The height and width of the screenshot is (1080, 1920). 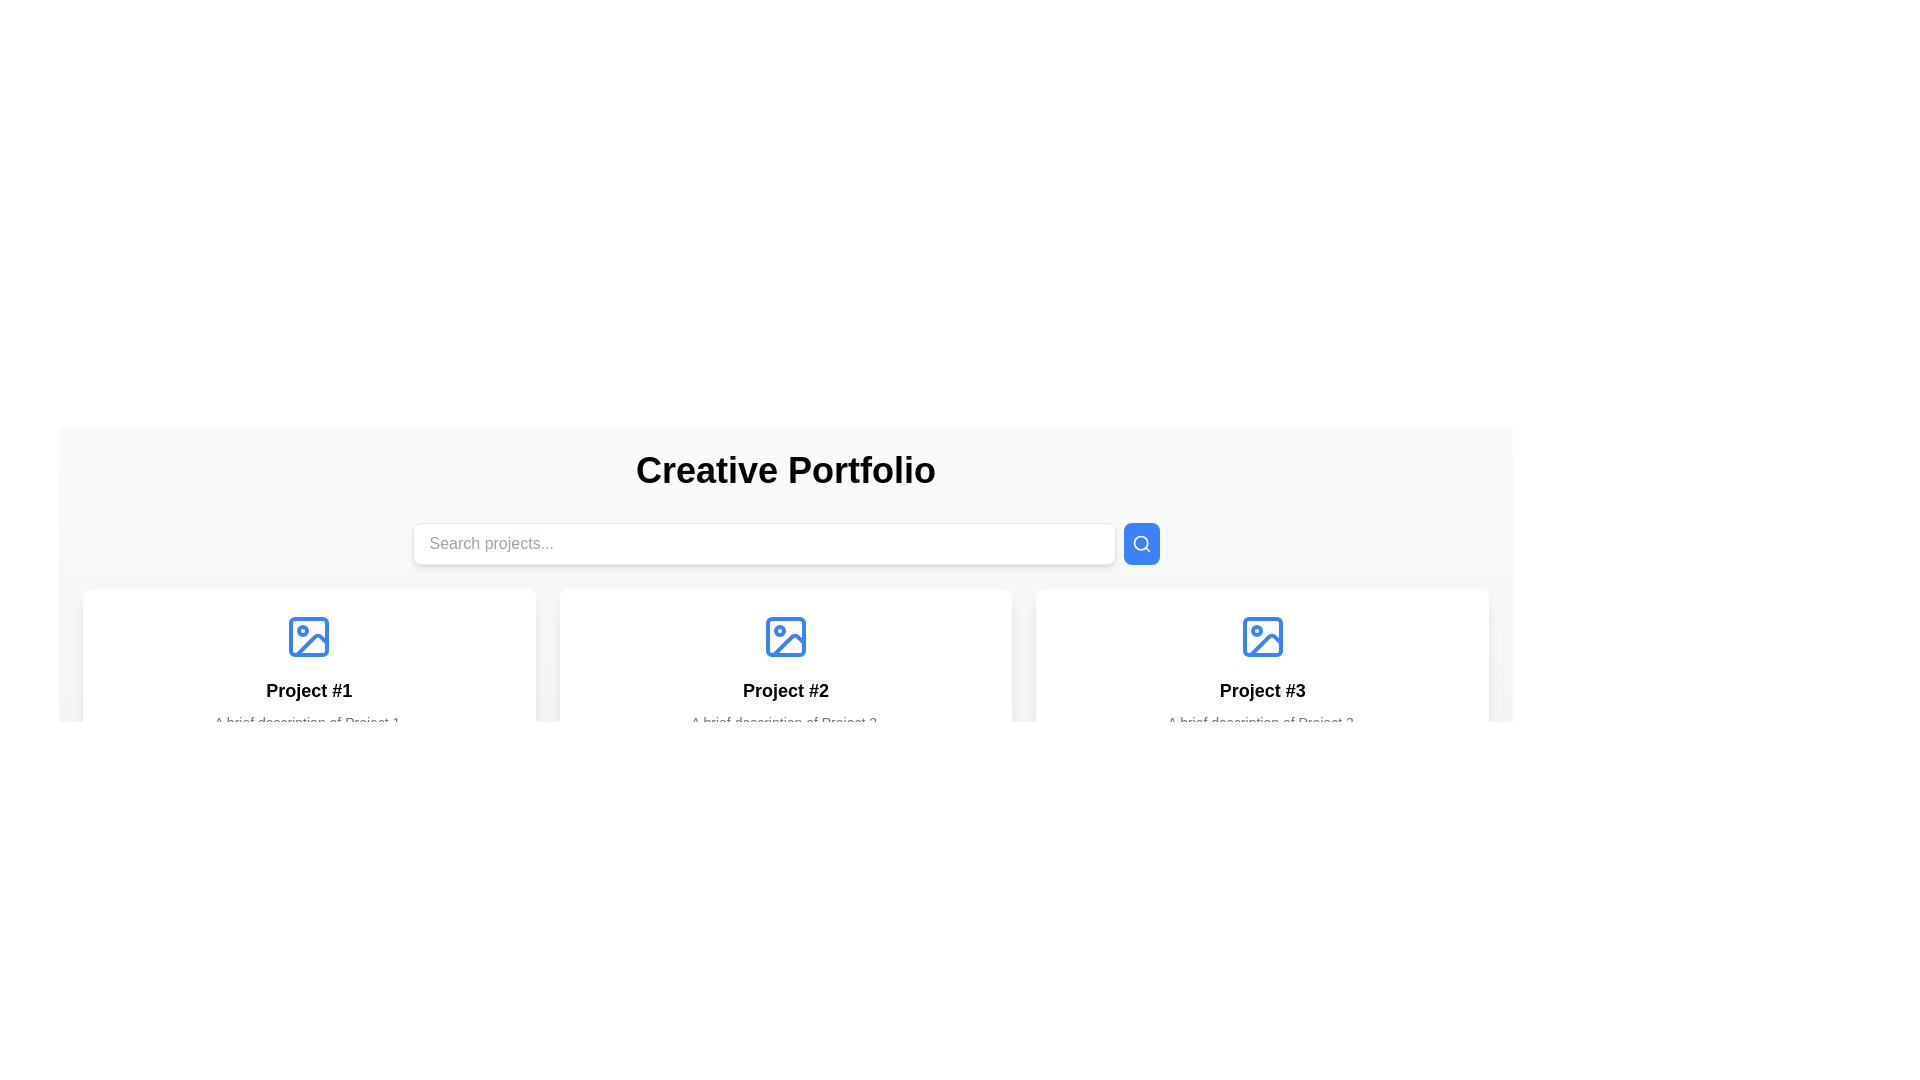 I want to click on the circular graphic icon within the search button, located to the right side of the search text input field, so click(x=1140, y=543).